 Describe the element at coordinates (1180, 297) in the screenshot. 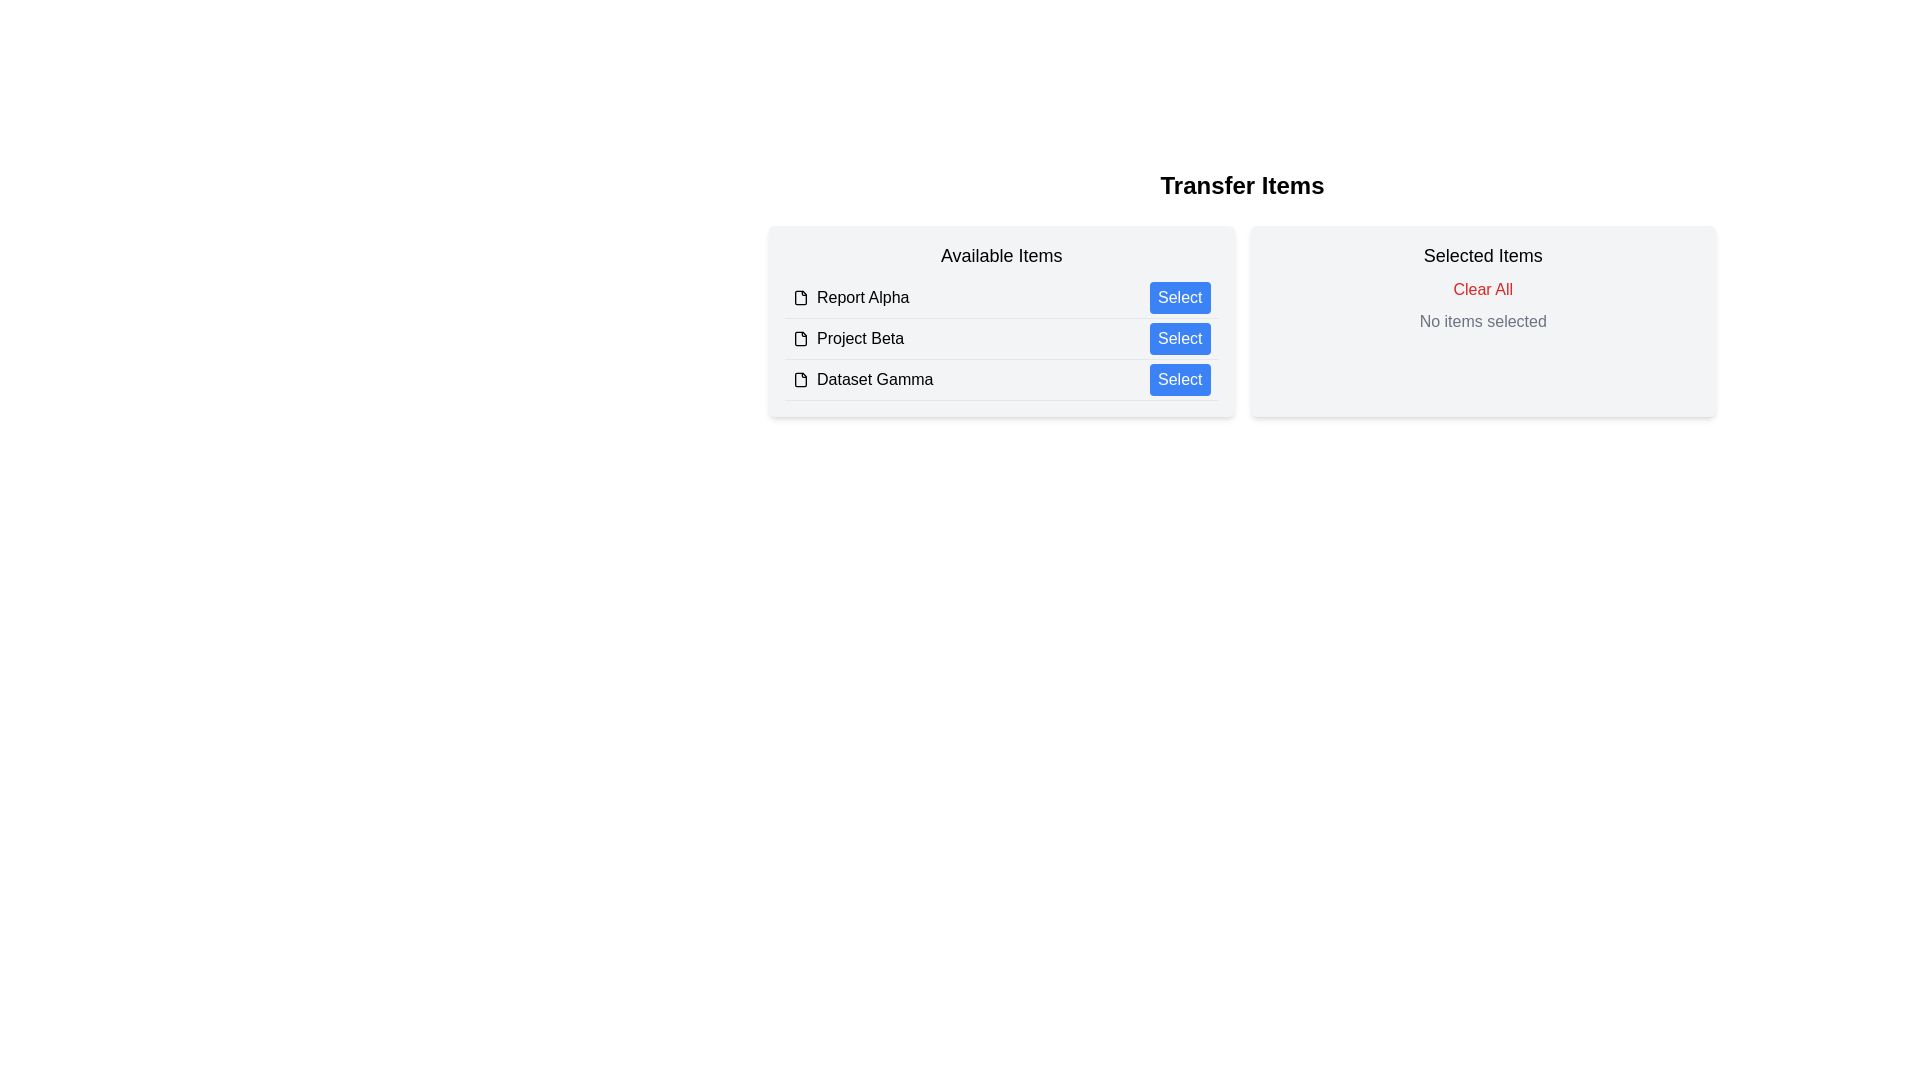

I see `the 'Select' button corresponding to the item labeled 'Report Alpha'` at that location.